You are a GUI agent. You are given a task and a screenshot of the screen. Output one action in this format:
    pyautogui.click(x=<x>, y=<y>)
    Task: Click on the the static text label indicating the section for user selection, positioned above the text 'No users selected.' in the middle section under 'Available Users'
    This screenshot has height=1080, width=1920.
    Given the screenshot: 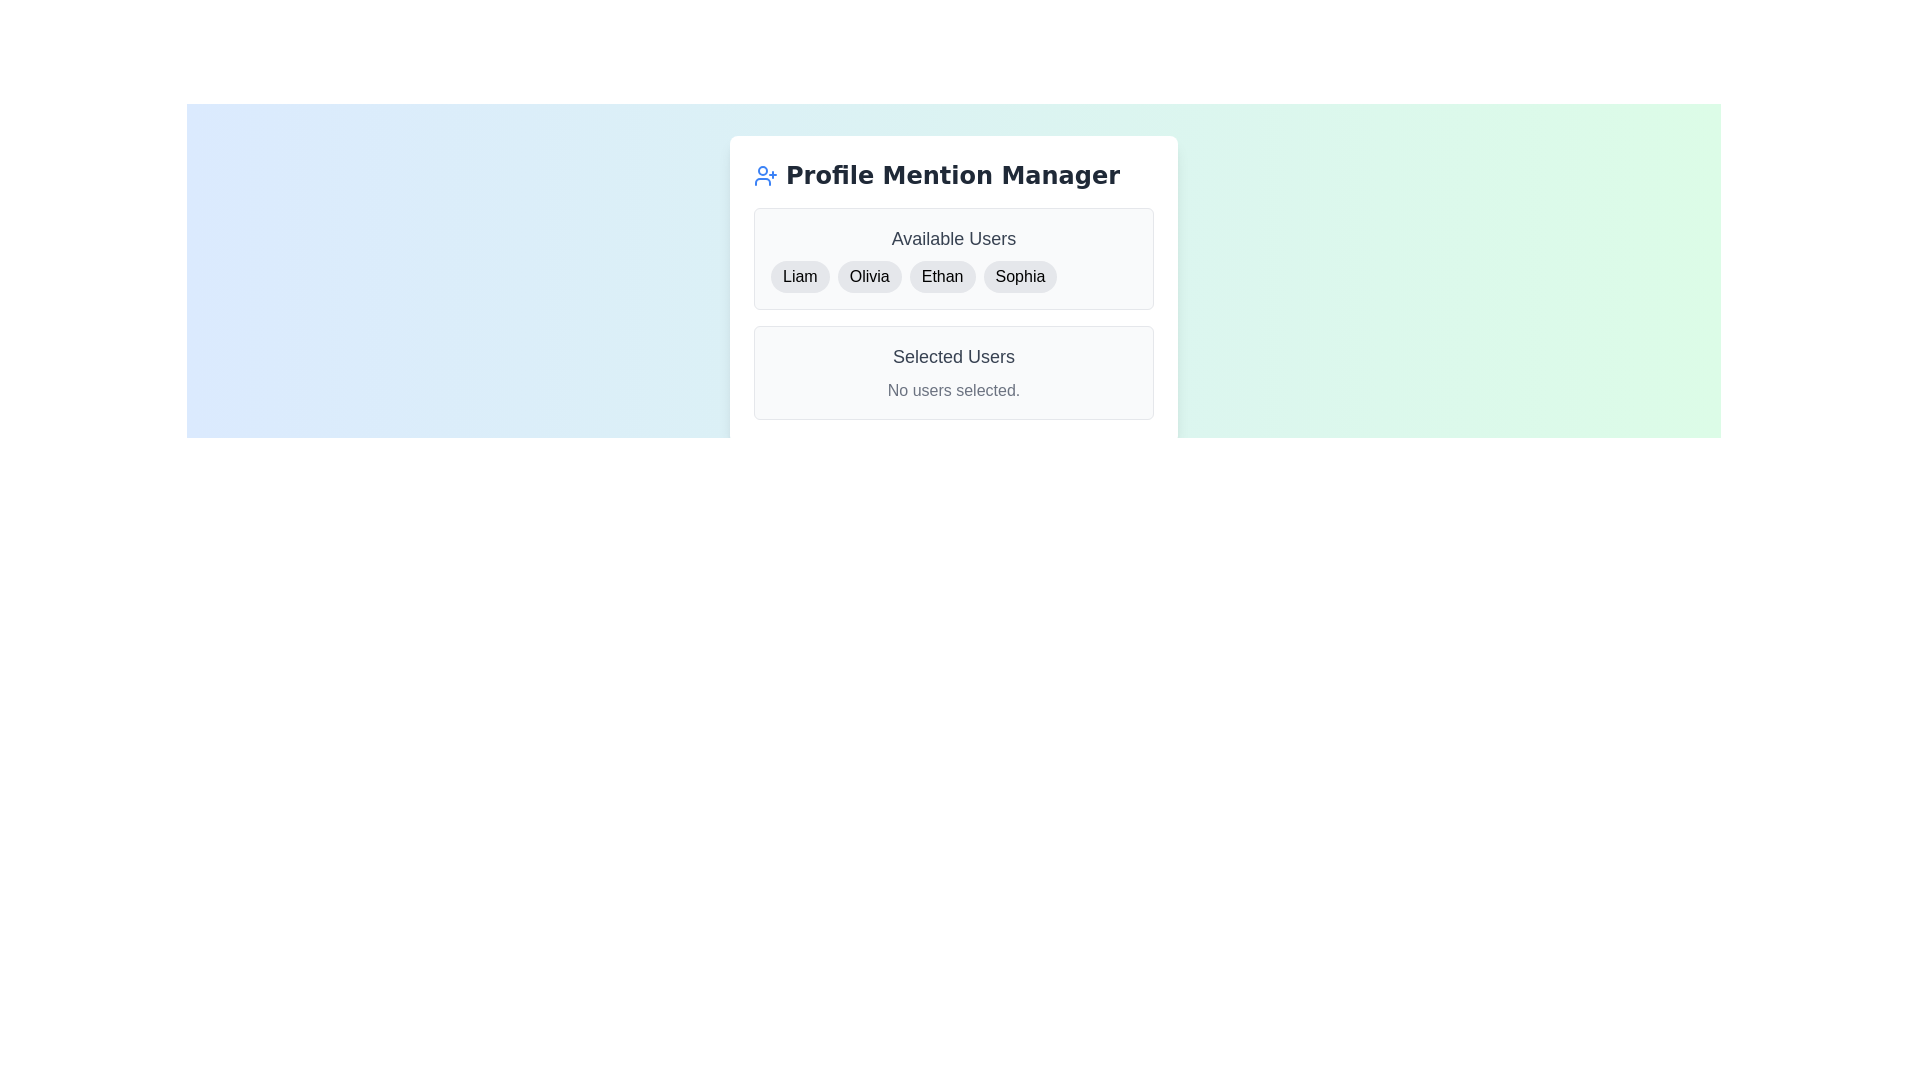 What is the action you would take?
    pyautogui.click(x=953, y=356)
    